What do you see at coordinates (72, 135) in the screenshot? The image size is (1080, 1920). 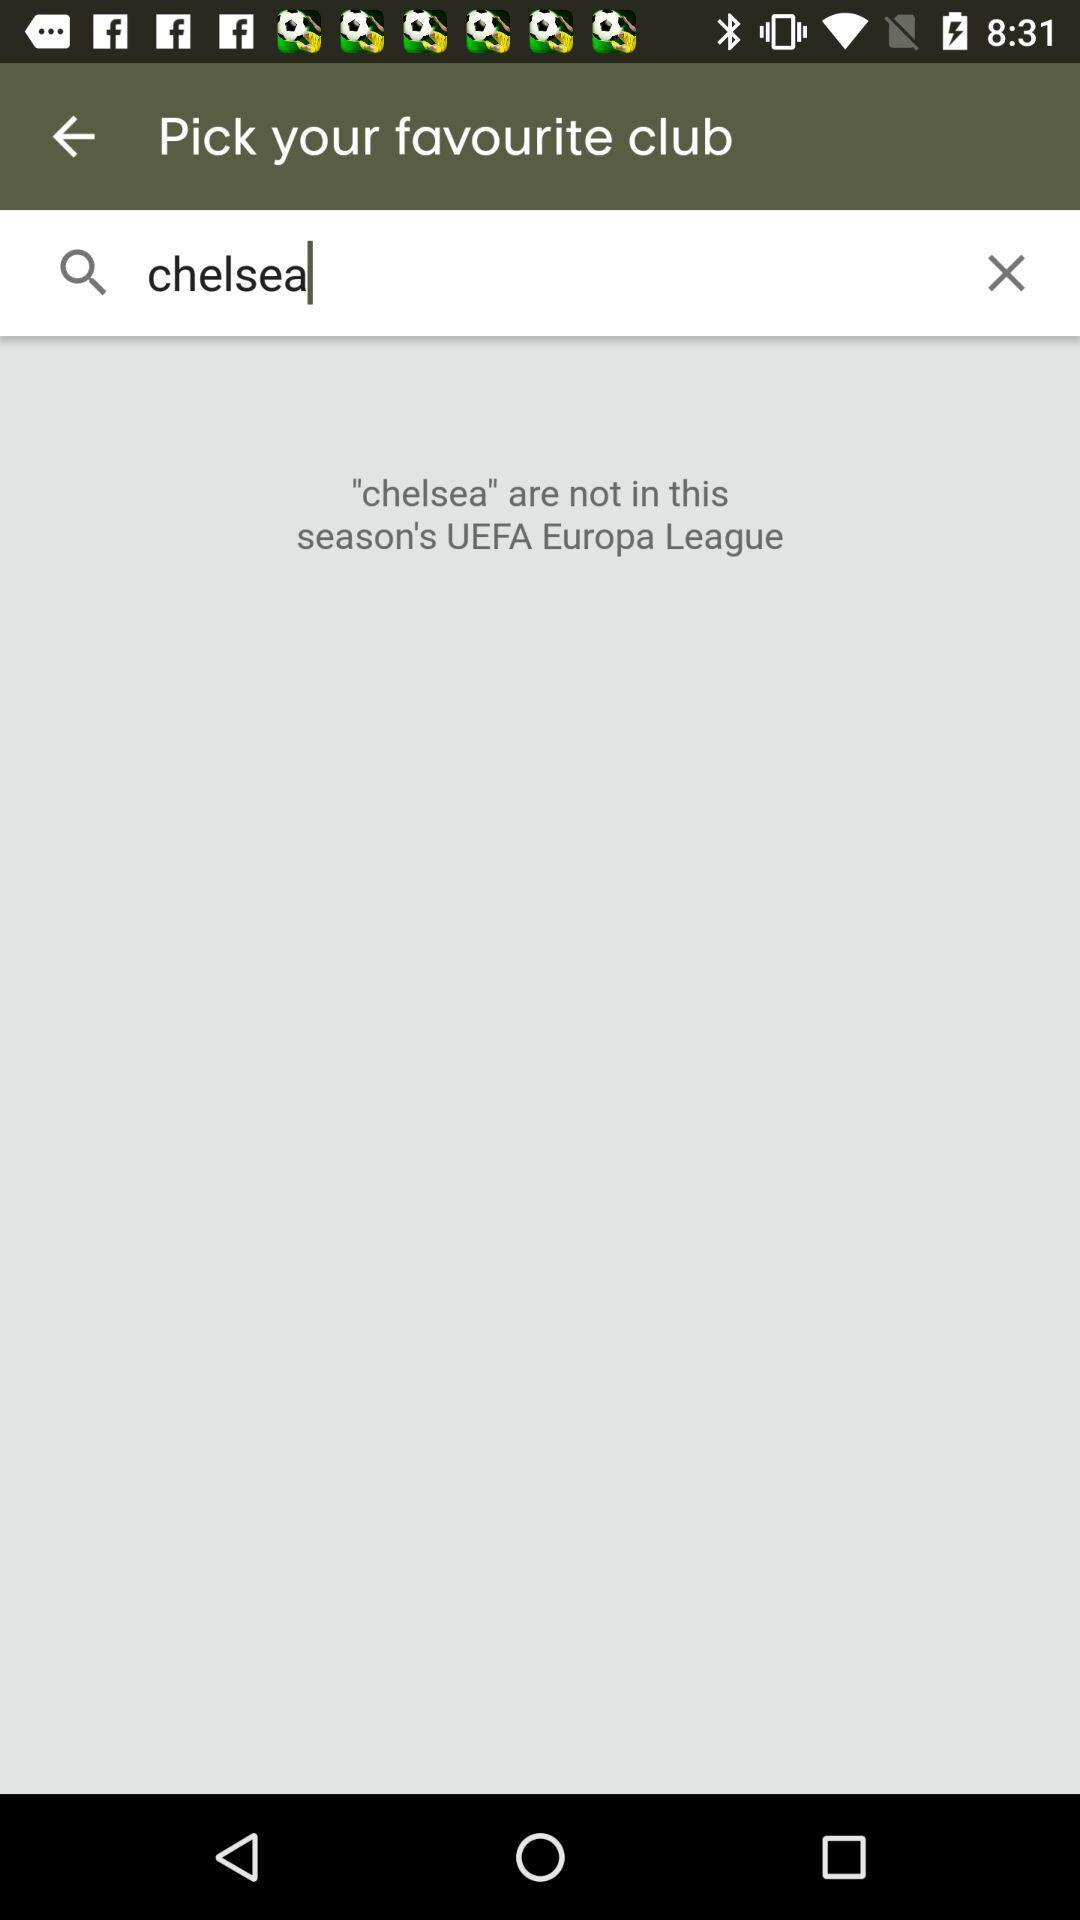 I see `the item to the left of the pick your favourite` at bounding box center [72, 135].